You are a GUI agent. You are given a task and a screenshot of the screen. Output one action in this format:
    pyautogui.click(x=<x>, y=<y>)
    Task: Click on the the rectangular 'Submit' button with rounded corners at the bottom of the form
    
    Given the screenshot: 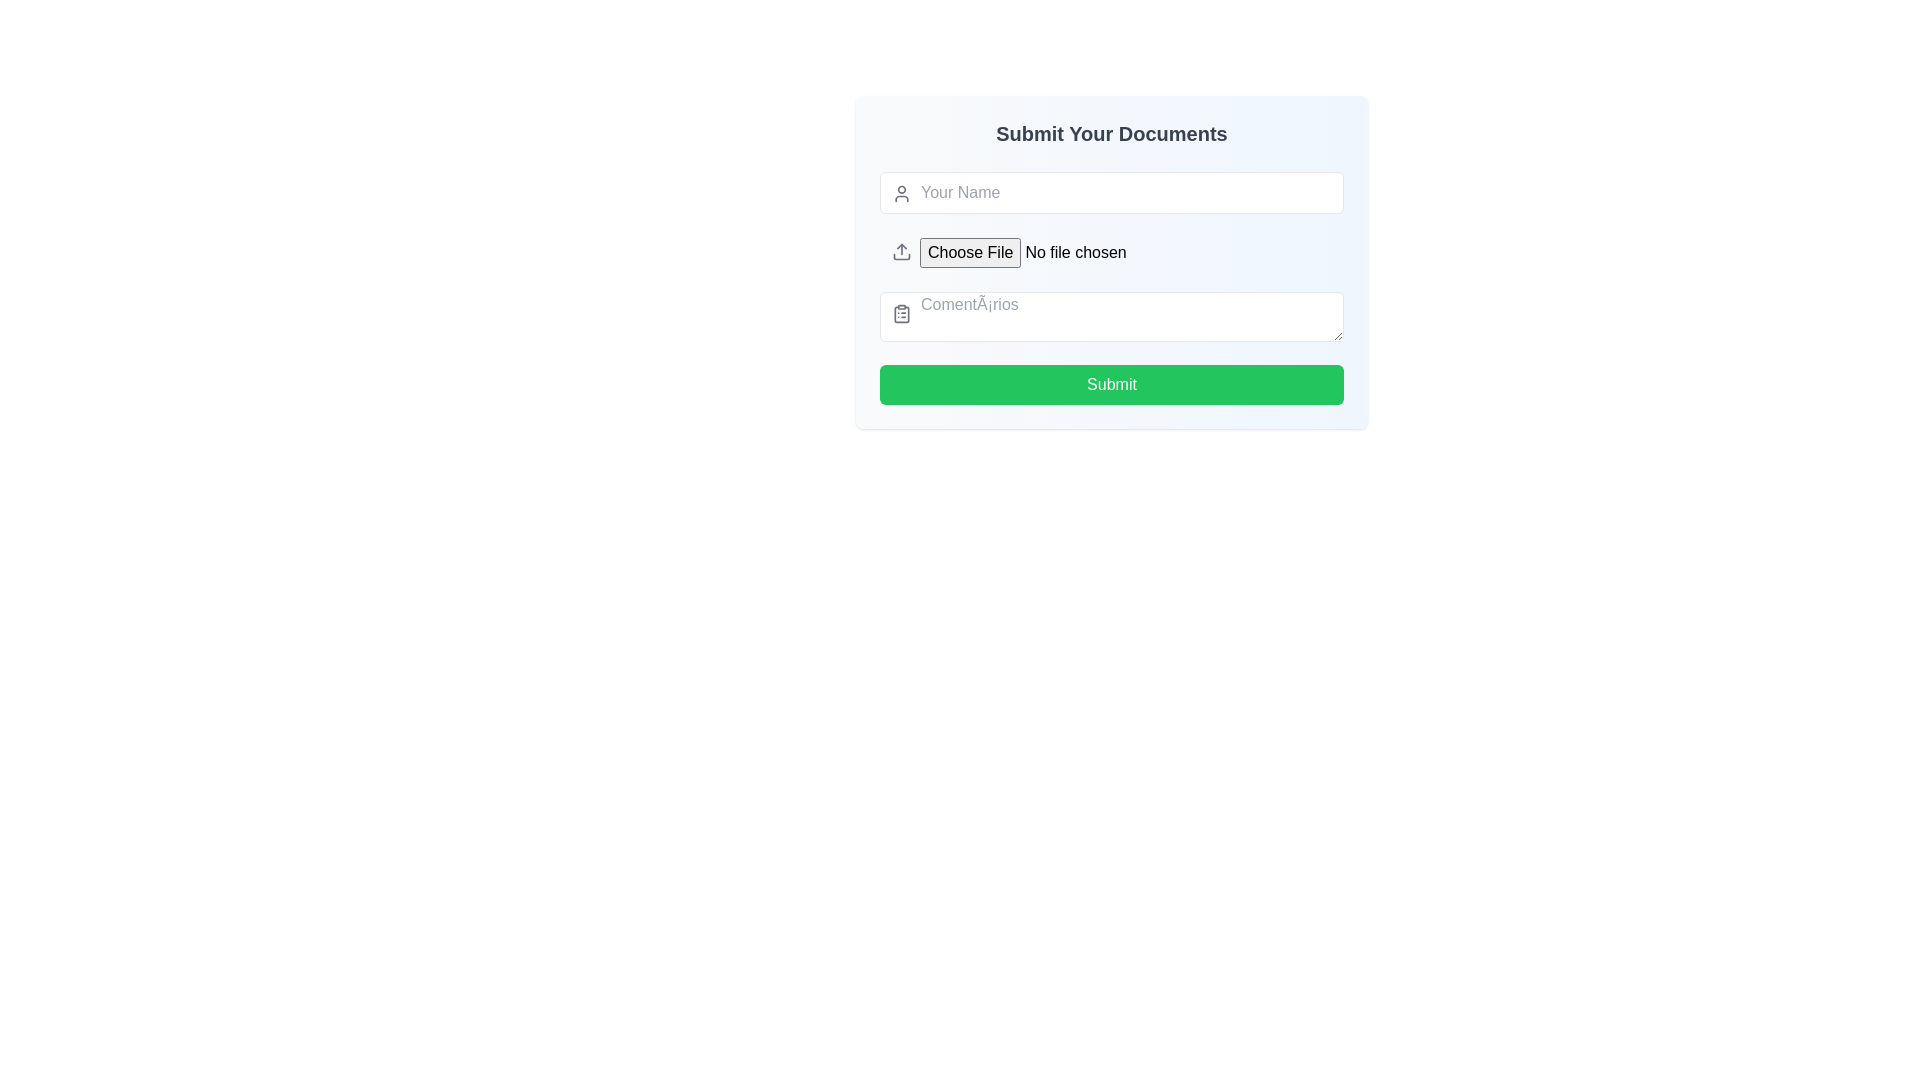 What is the action you would take?
    pyautogui.click(x=1111, y=385)
    